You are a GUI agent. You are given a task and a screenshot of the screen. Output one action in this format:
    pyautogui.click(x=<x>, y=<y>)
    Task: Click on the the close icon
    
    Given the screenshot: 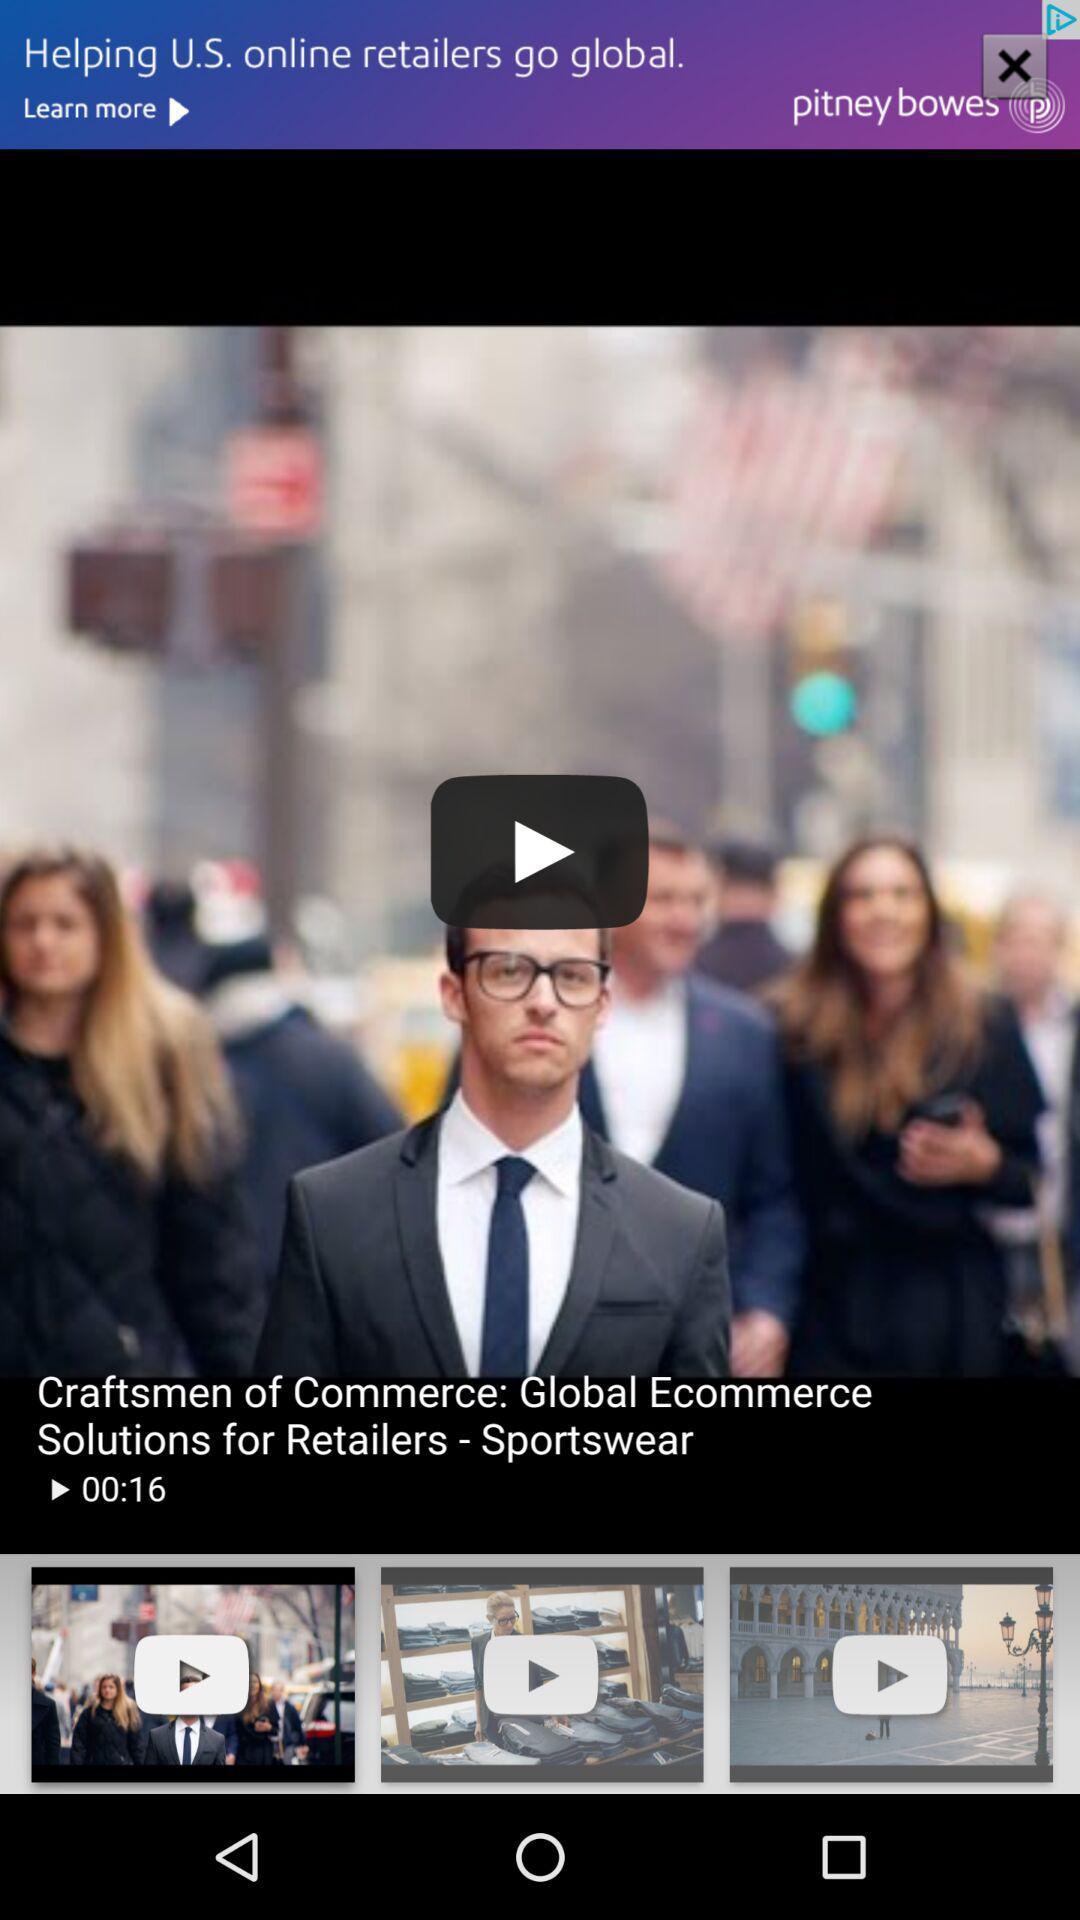 What is the action you would take?
    pyautogui.click(x=1014, y=70)
    